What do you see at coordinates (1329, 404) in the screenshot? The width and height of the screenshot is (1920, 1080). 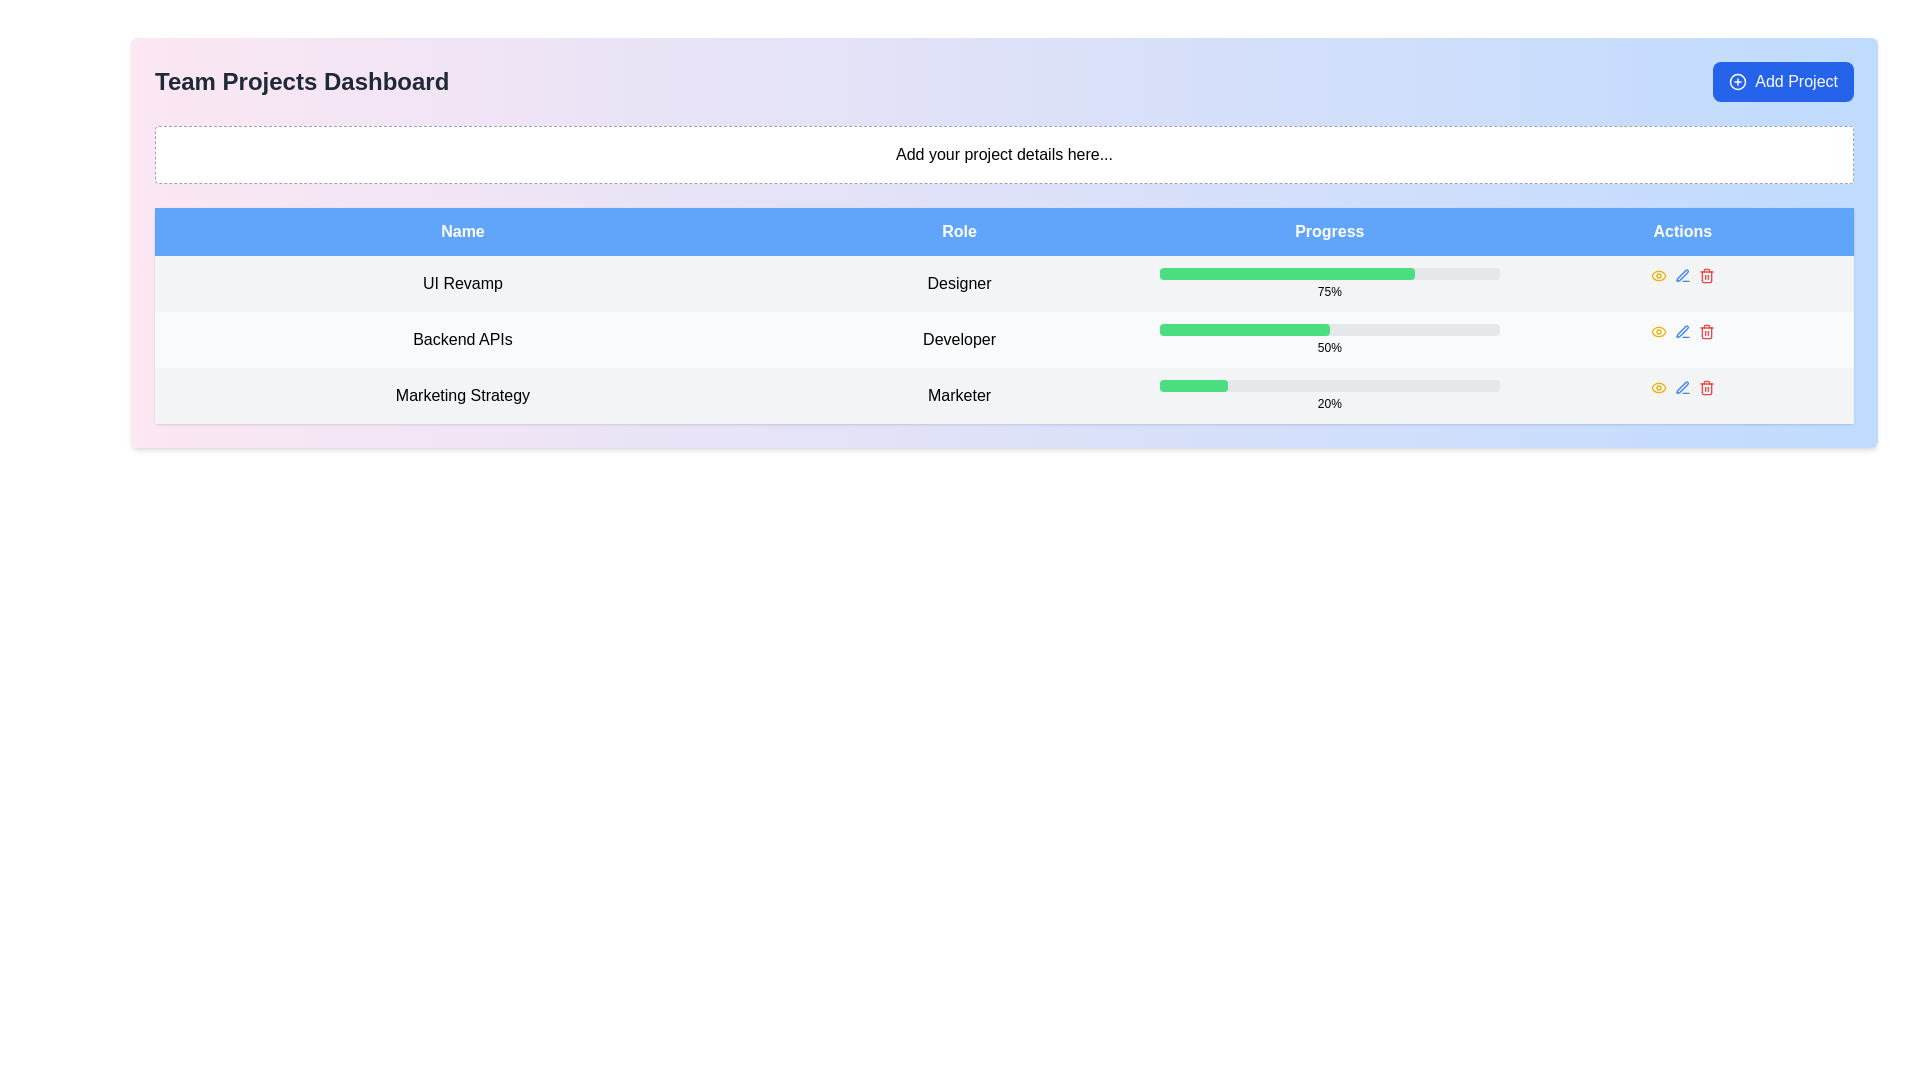 I see `the static text label displaying '20%' located below the progress bar in the 'Marketing Strategy' row of the 'Progress' column in the table layout` at bounding box center [1329, 404].